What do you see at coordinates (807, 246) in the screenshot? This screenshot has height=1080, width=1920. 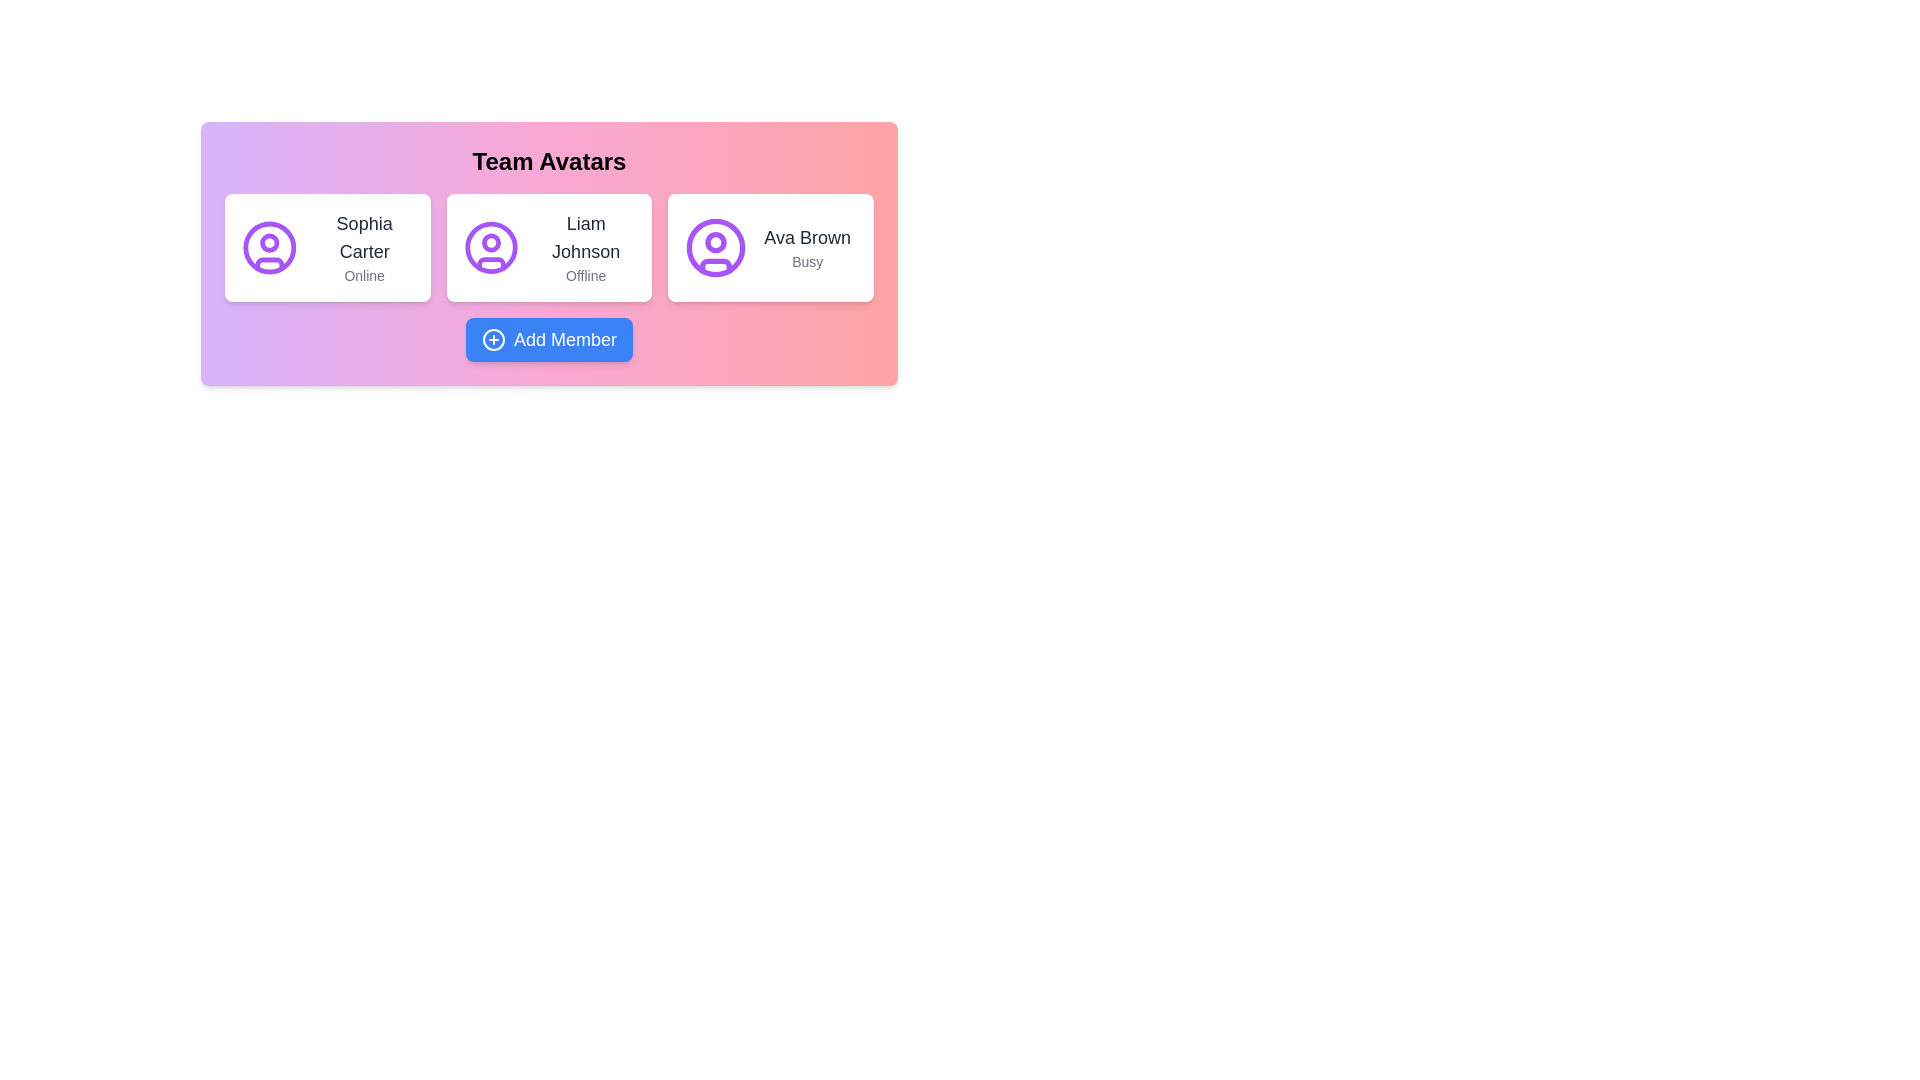 I see `the textual display component that shows the user's name 'Ava Brown' and status 'Busy', located in the rightmost card of a group of three horizontally aligned cards` at bounding box center [807, 246].